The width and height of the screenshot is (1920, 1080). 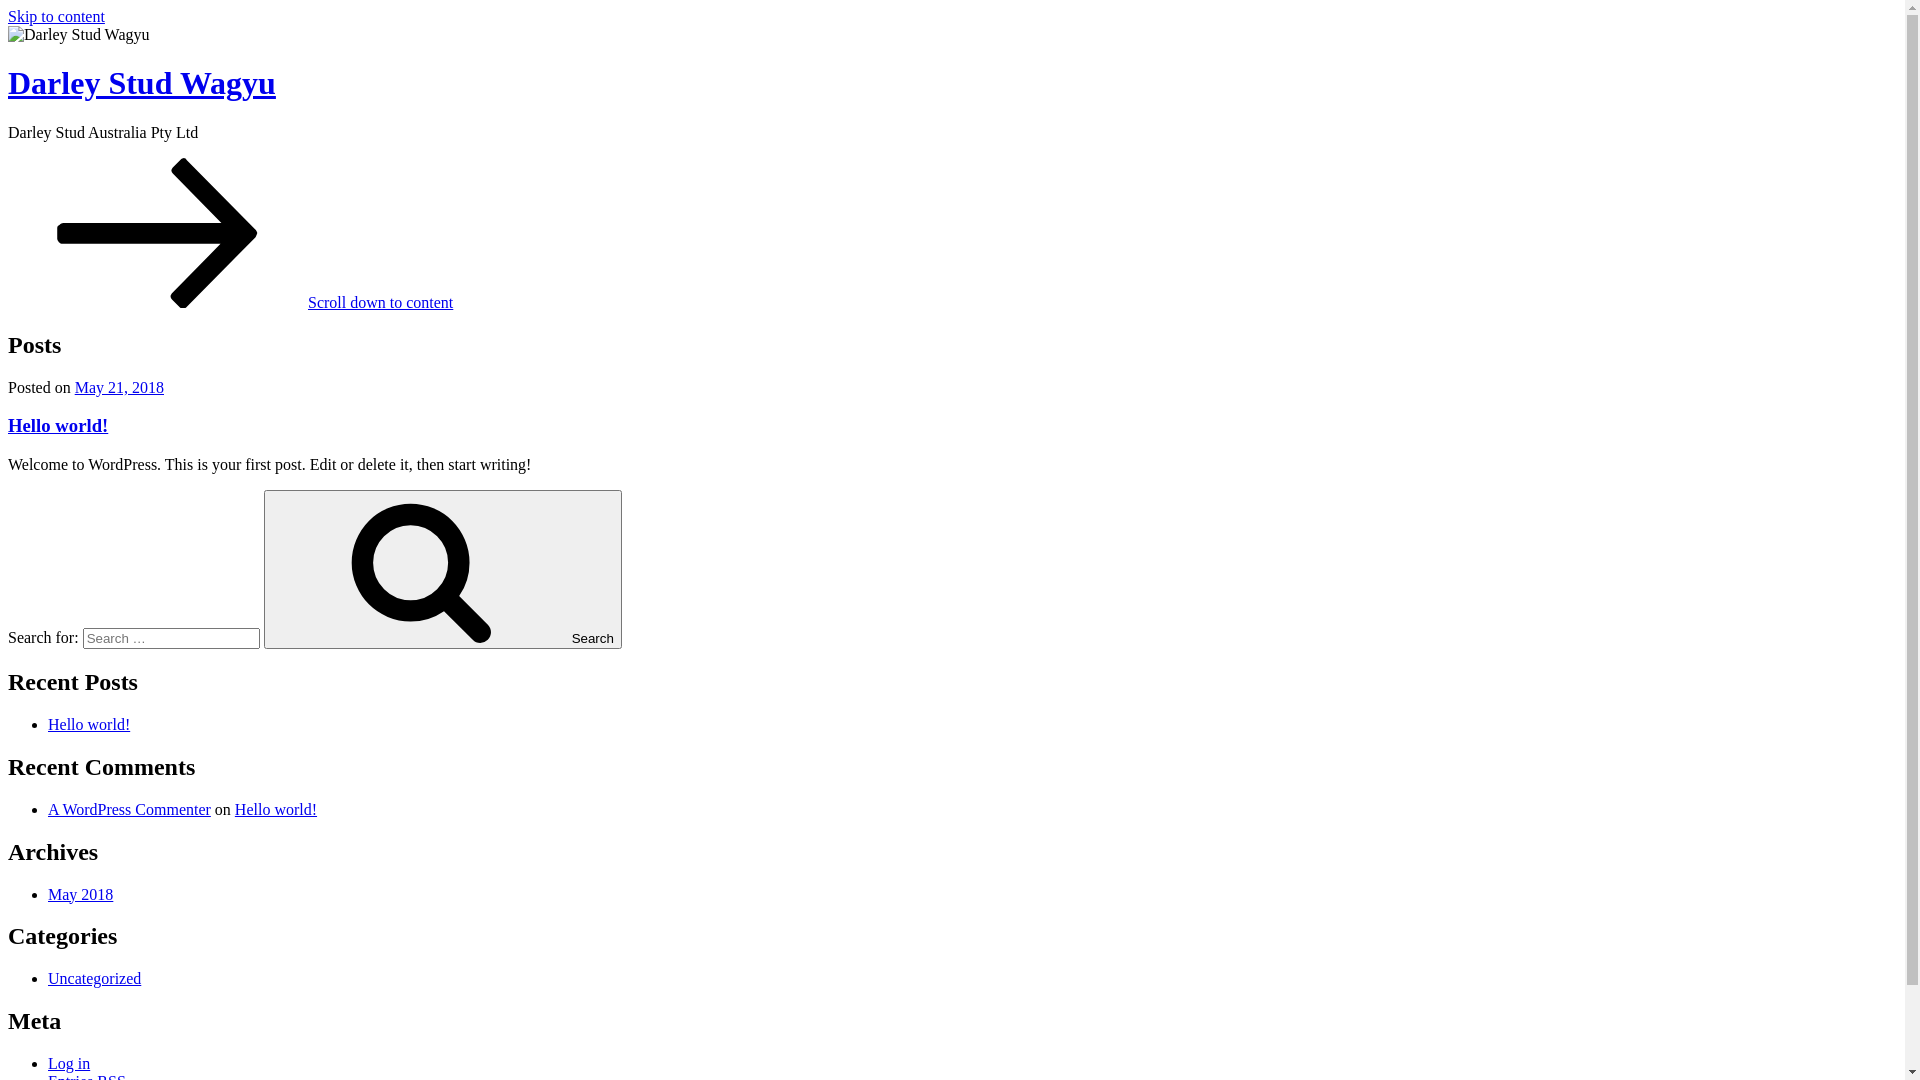 I want to click on 'Log in', so click(x=68, y=1062).